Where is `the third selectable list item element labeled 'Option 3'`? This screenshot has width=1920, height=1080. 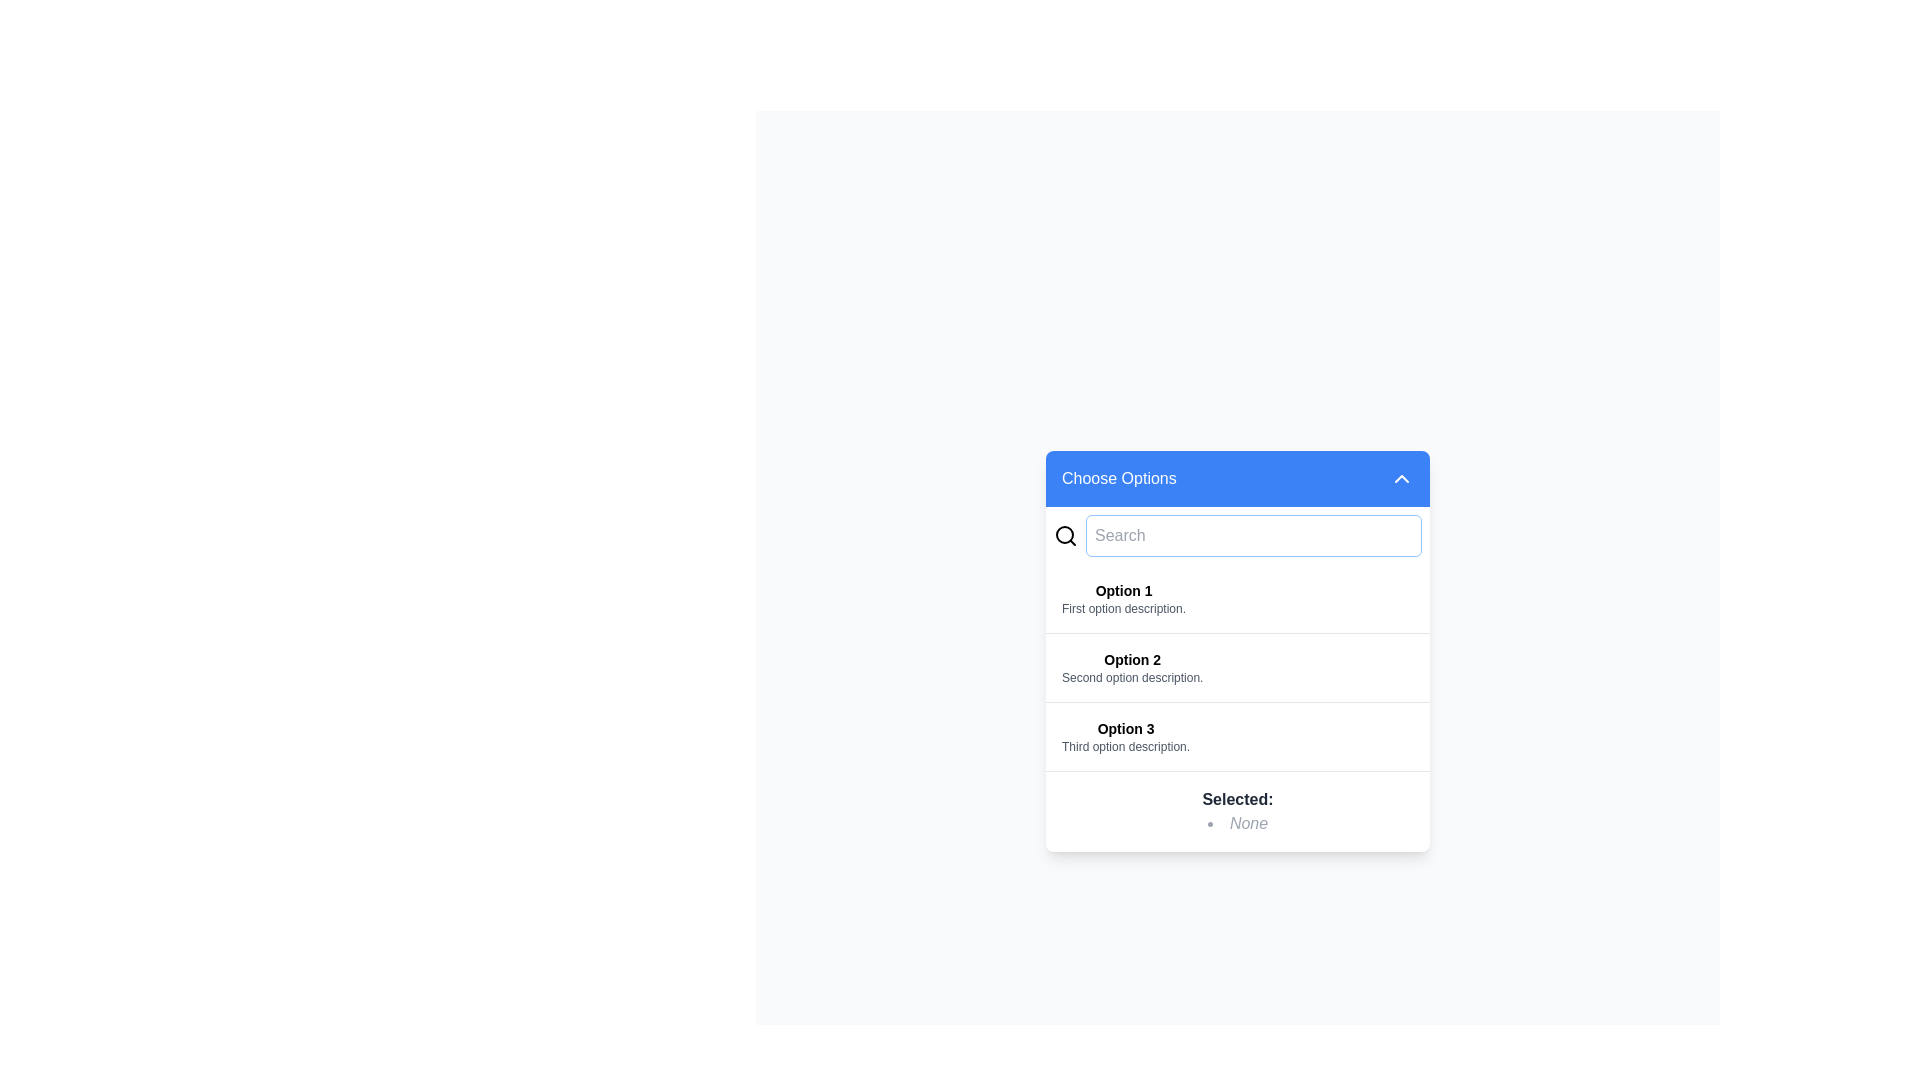 the third selectable list item element labeled 'Option 3' is located at coordinates (1237, 736).